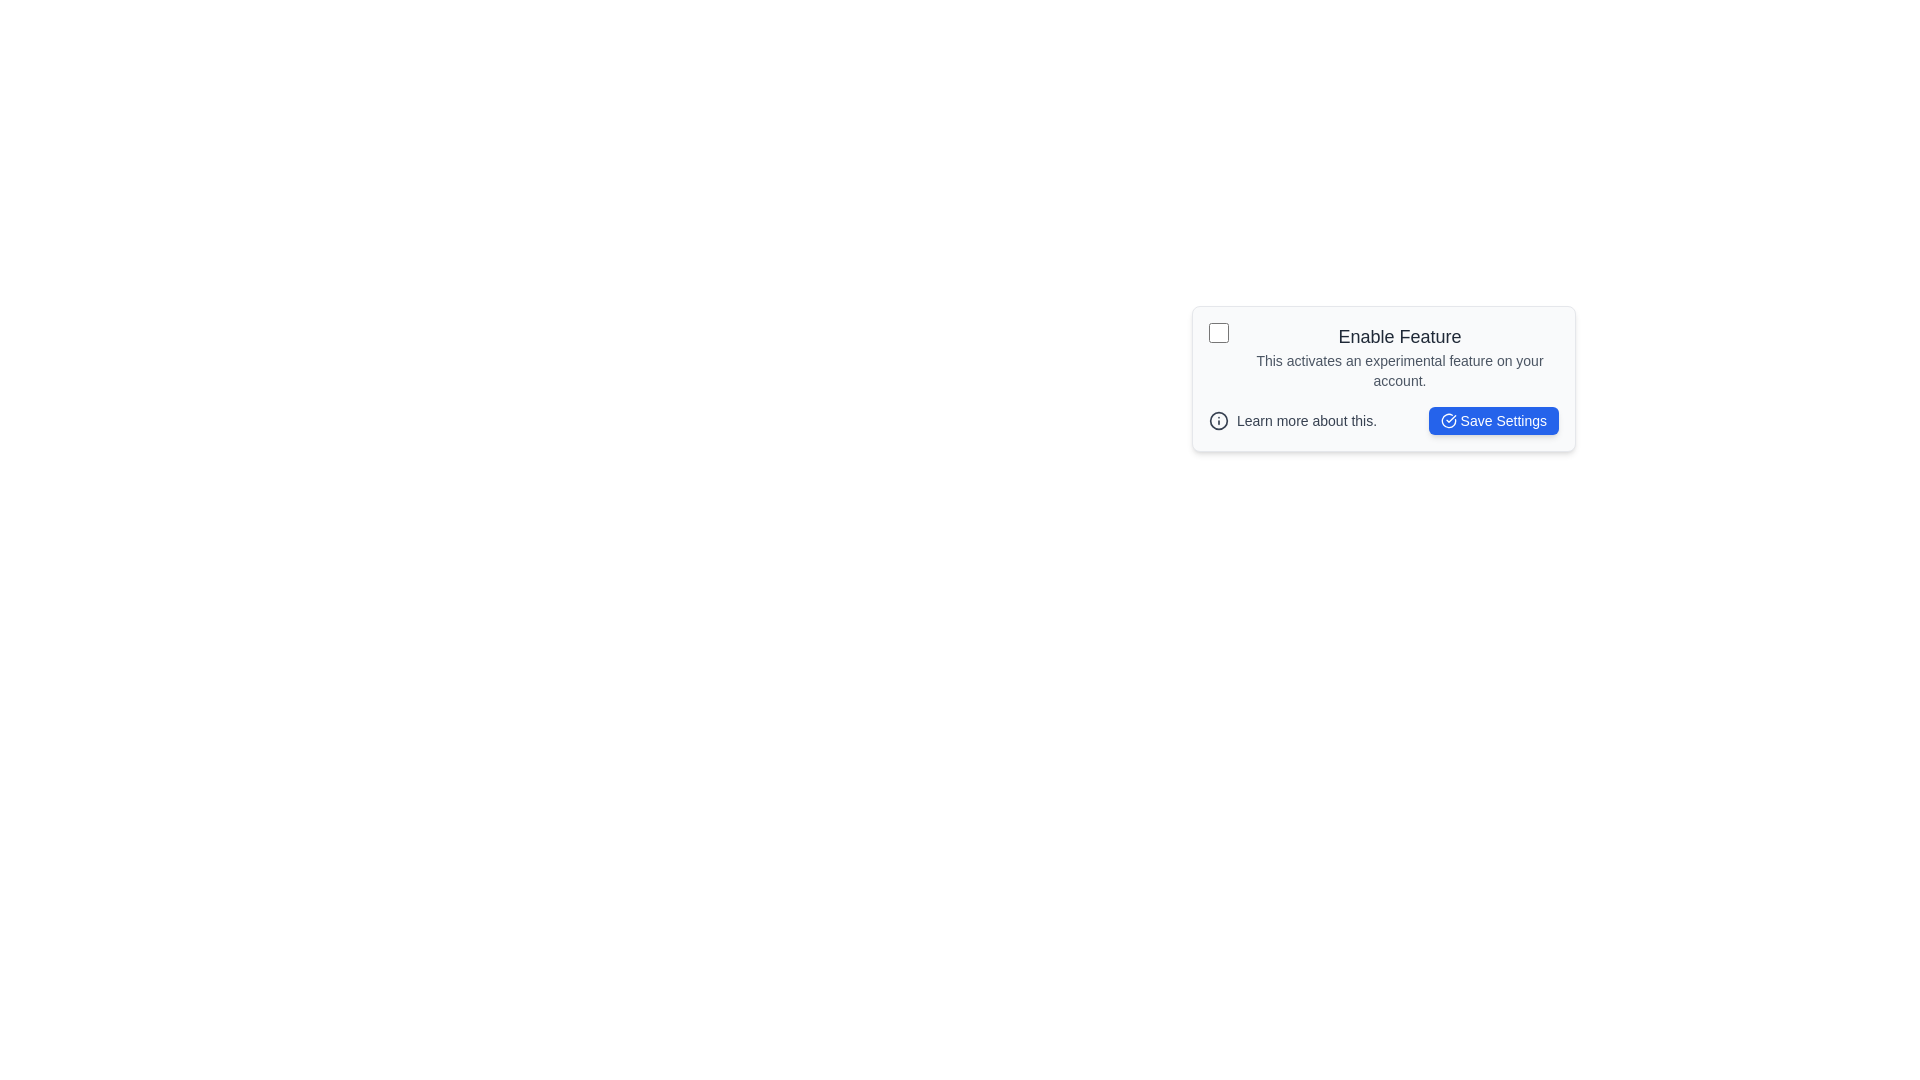 The image size is (1920, 1080). What do you see at coordinates (1218, 331) in the screenshot?
I see `the checkbox that enables or disables the experimental feature via keyboard navigation` at bounding box center [1218, 331].